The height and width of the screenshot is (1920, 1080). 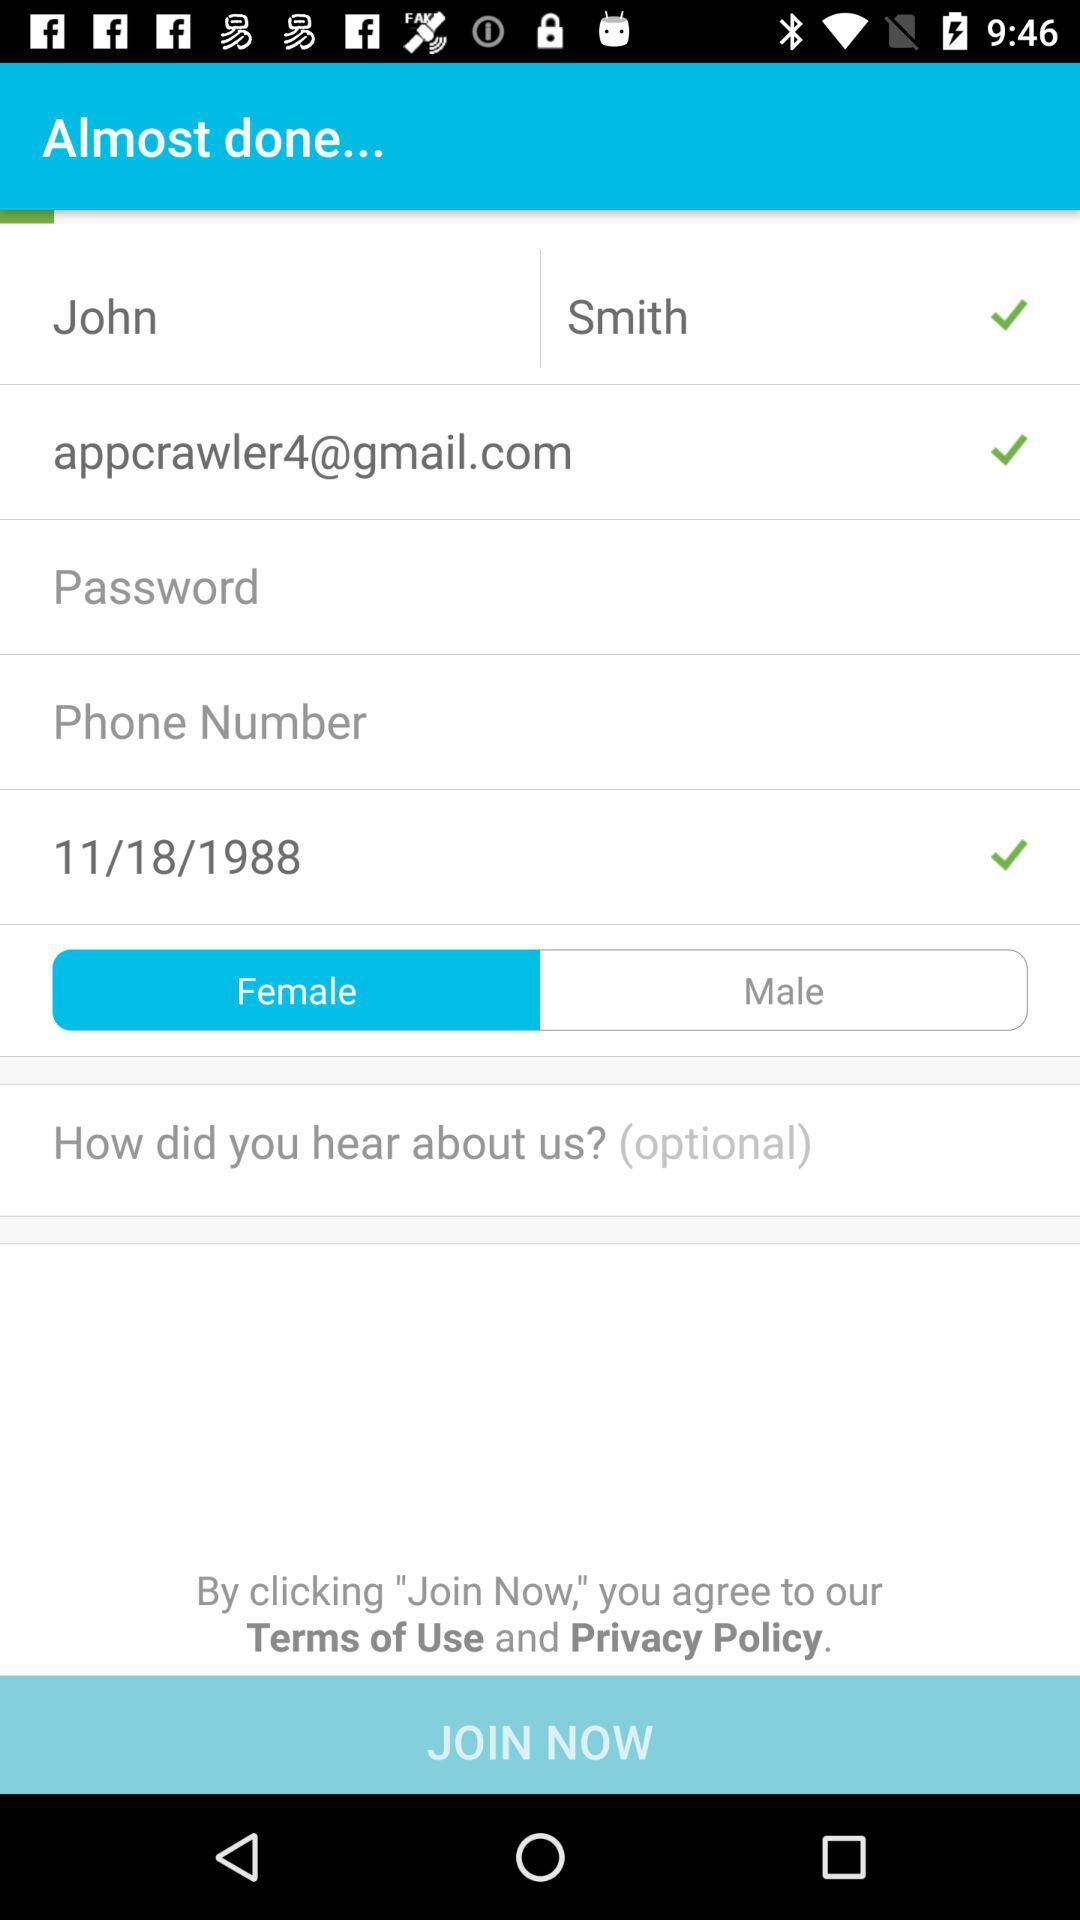 I want to click on the icon above join now, so click(x=538, y=1612).